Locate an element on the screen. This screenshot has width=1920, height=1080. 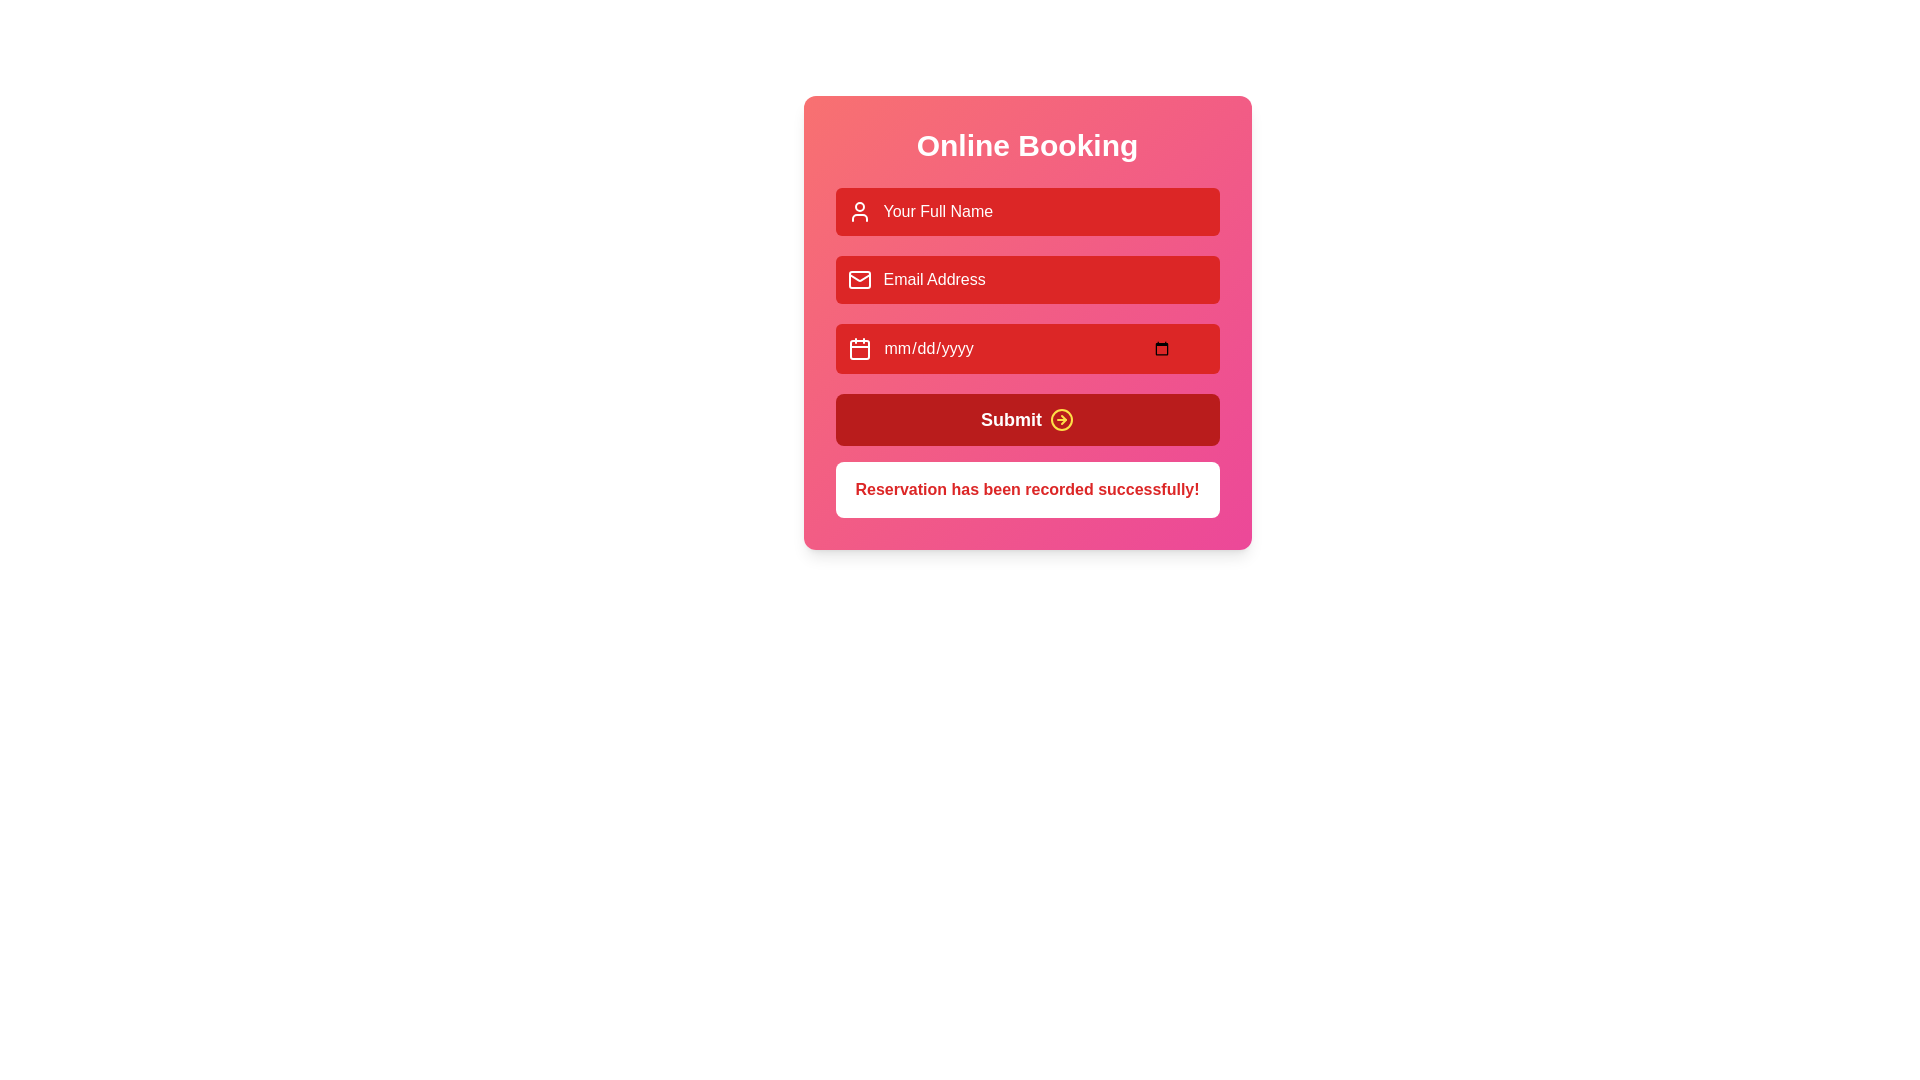
the visual indicator icon for the 'Email Address' input field, which is located on the left side of the field alongside the placeholder text is located at coordinates (859, 280).